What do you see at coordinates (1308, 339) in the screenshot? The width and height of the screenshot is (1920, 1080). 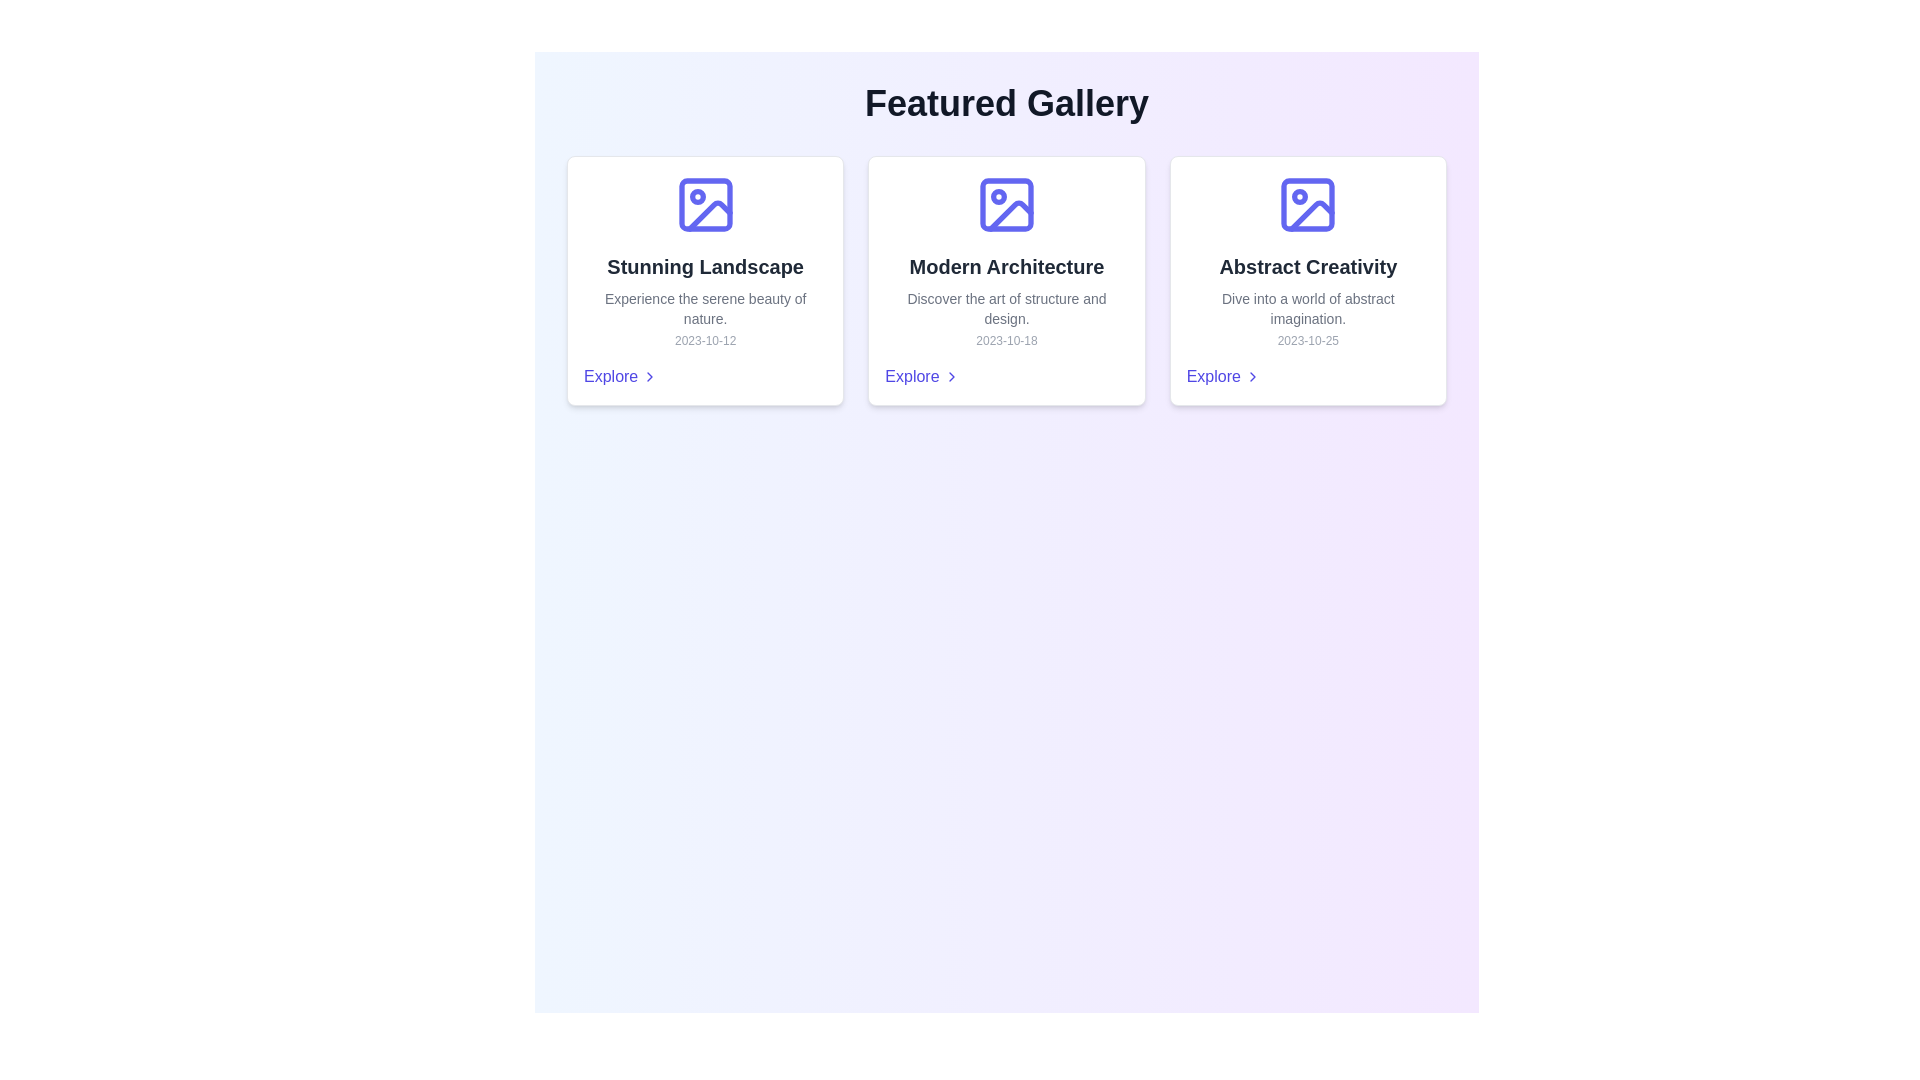 I see `the text label displaying the date '2023-10-25' in light gray, located at the bottom of the card titled 'Abstract Creativity'` at bounding box center [1308, 339].